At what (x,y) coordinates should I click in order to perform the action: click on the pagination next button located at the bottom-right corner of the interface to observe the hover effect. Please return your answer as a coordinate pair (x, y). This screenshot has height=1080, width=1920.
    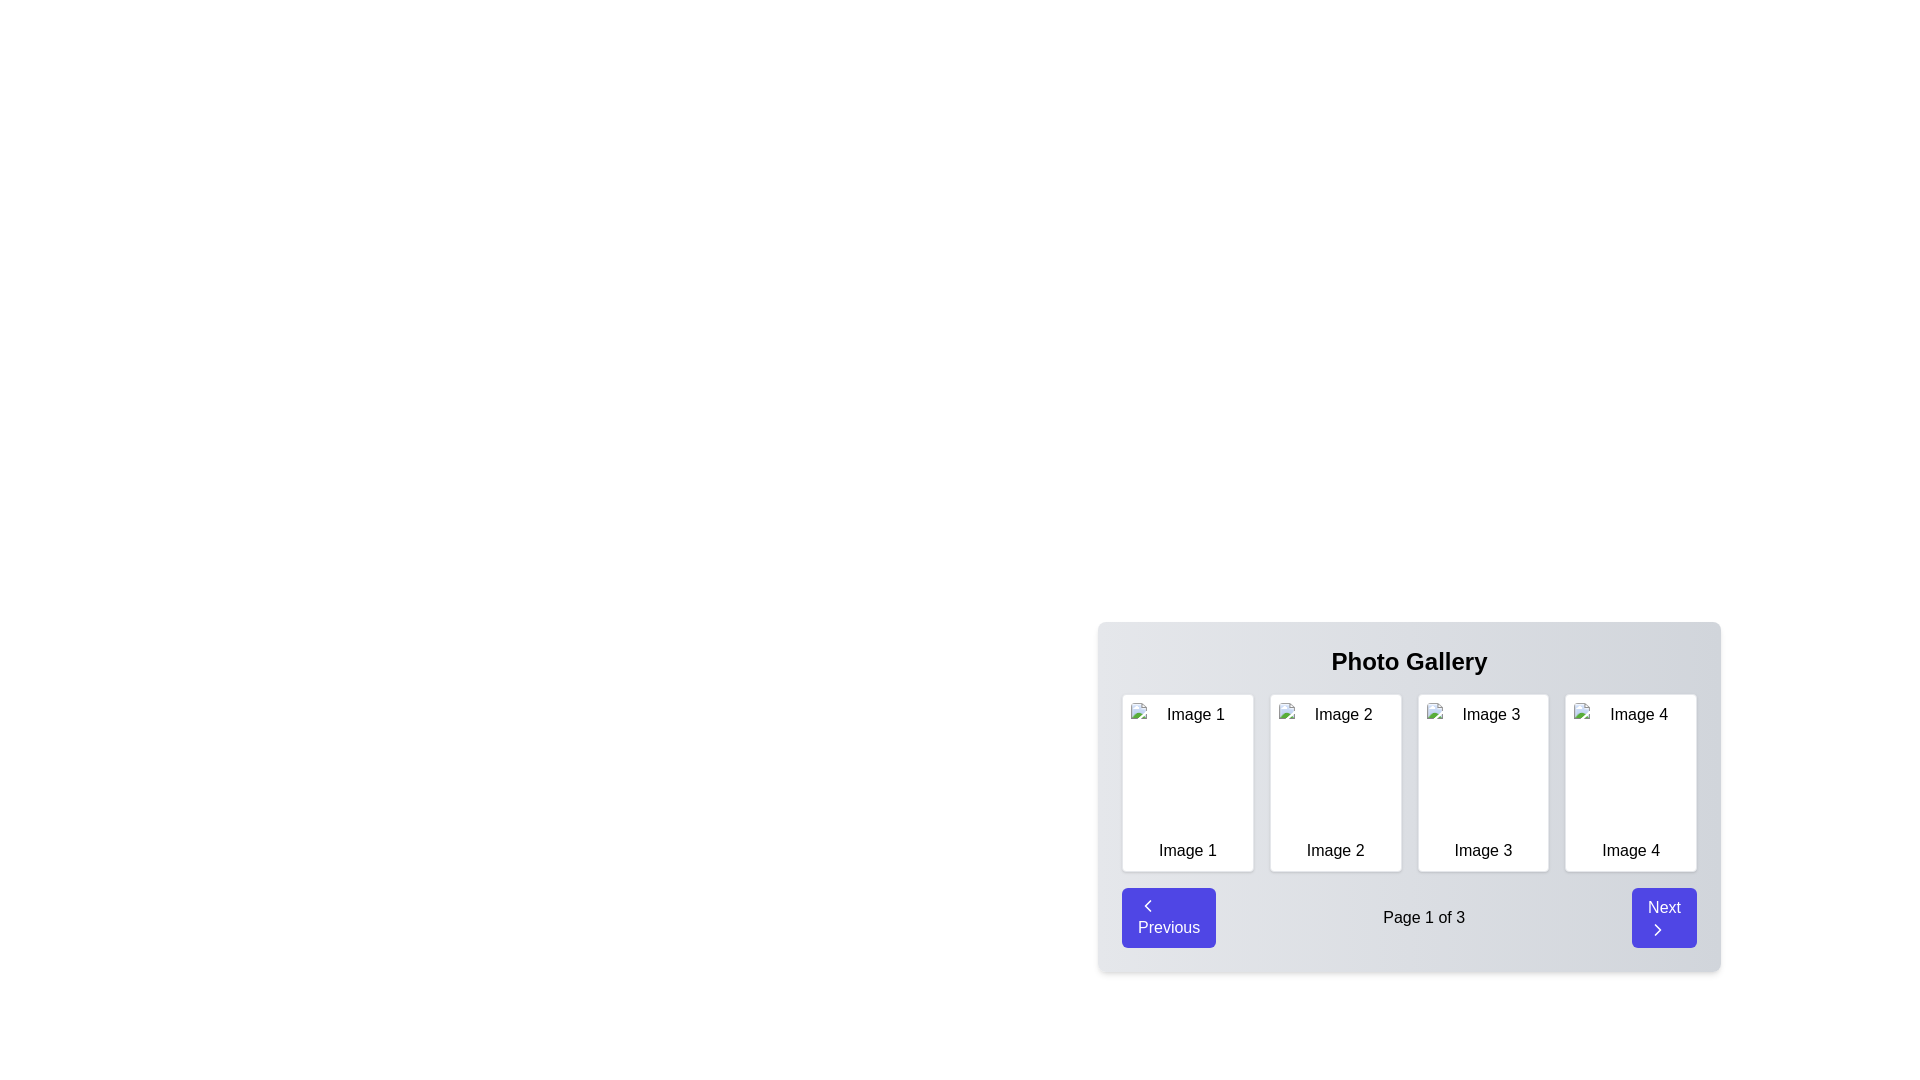
    Looking at the image, I should click on (1664, 918).